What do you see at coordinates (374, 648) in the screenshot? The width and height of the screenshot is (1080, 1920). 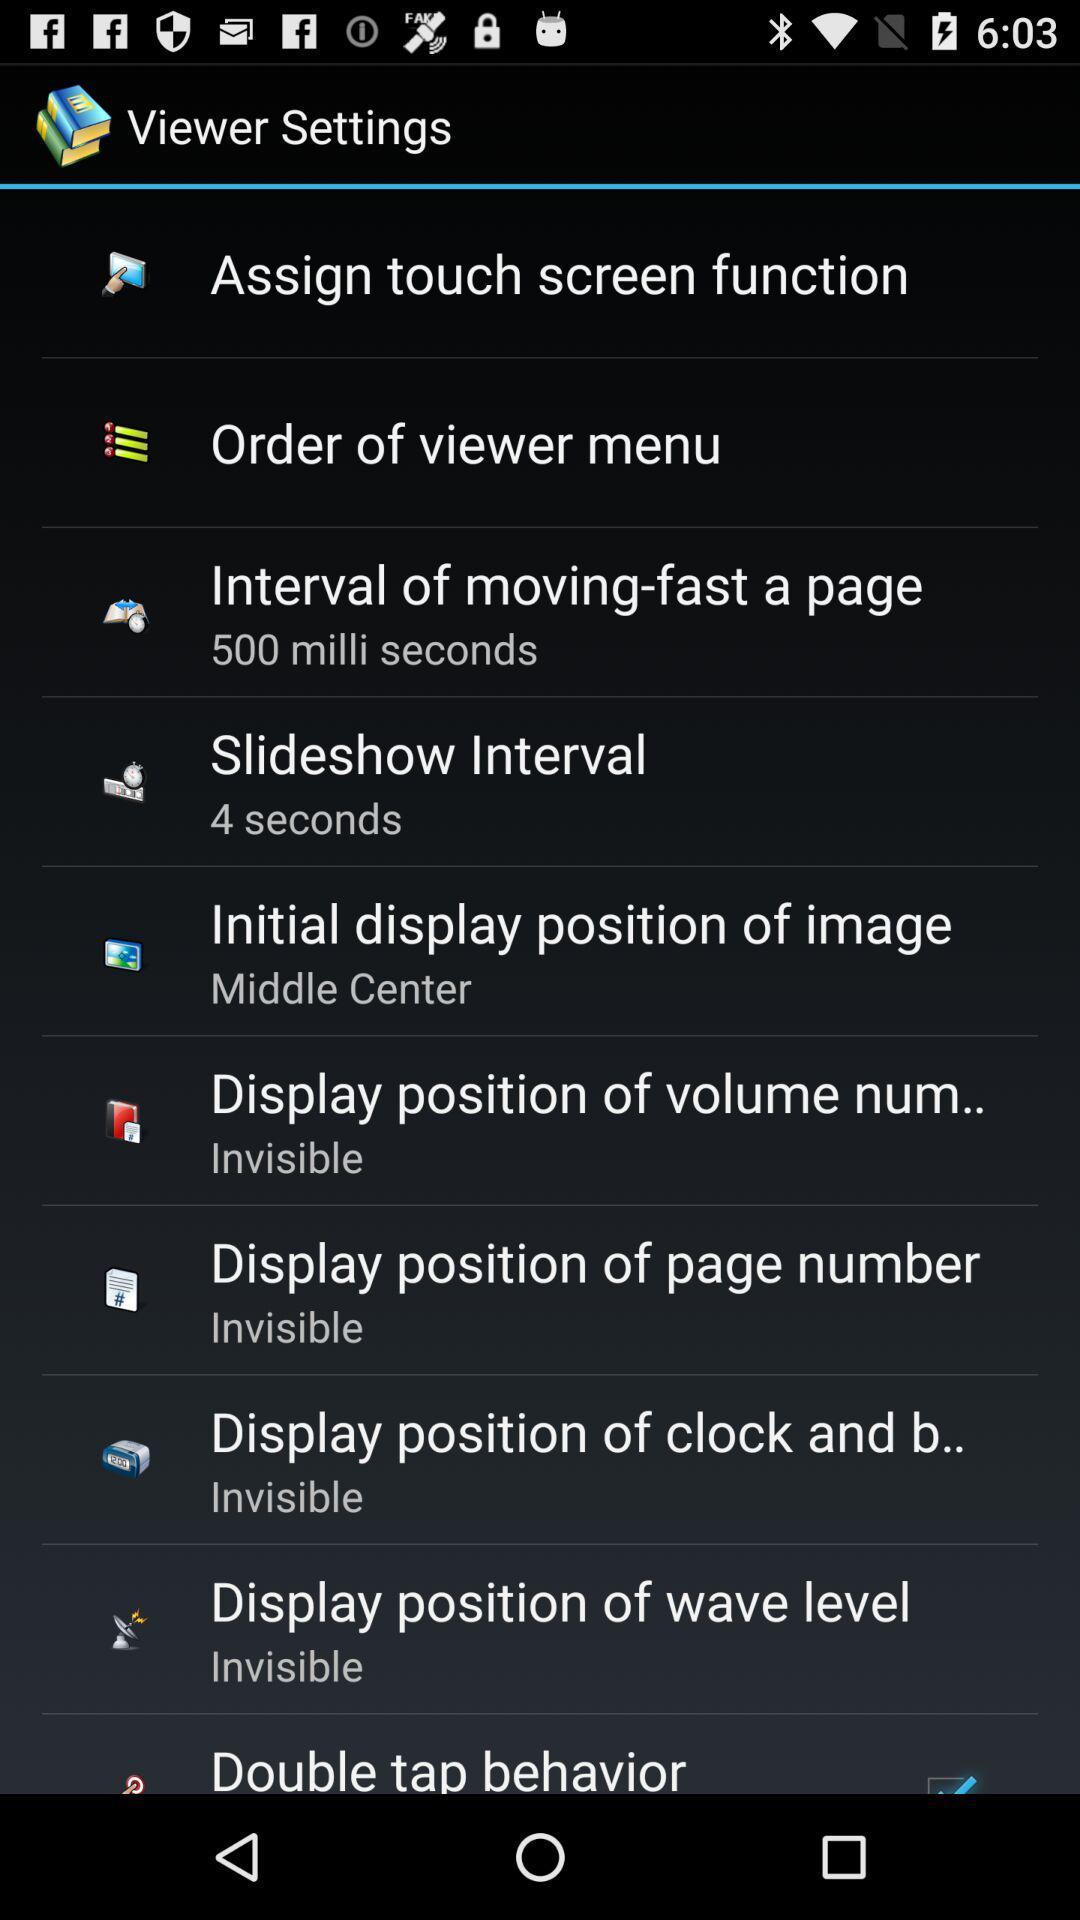 I see `the 500 milli seconds` at bounding box center [374, 648].